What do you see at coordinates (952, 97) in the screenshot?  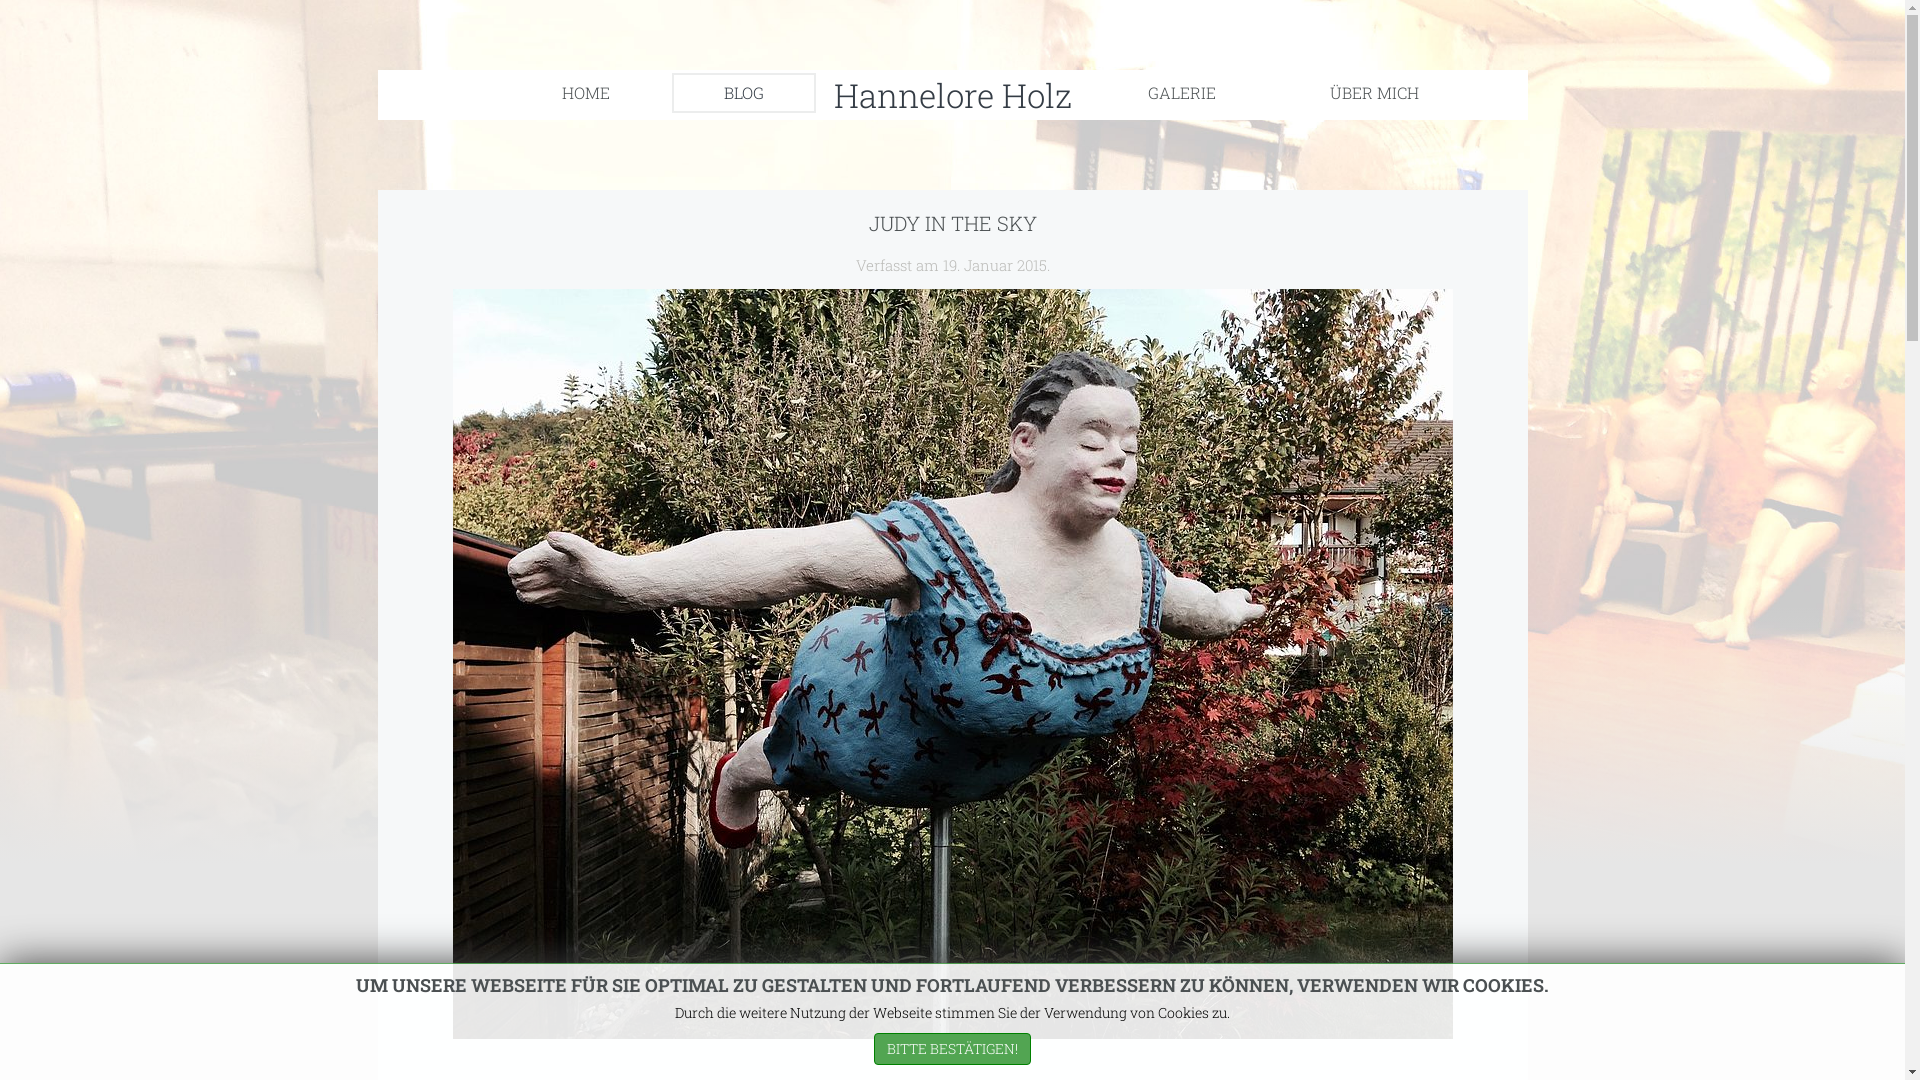 I see `'Hannelore Holz'` at bounding box center [952, 97].